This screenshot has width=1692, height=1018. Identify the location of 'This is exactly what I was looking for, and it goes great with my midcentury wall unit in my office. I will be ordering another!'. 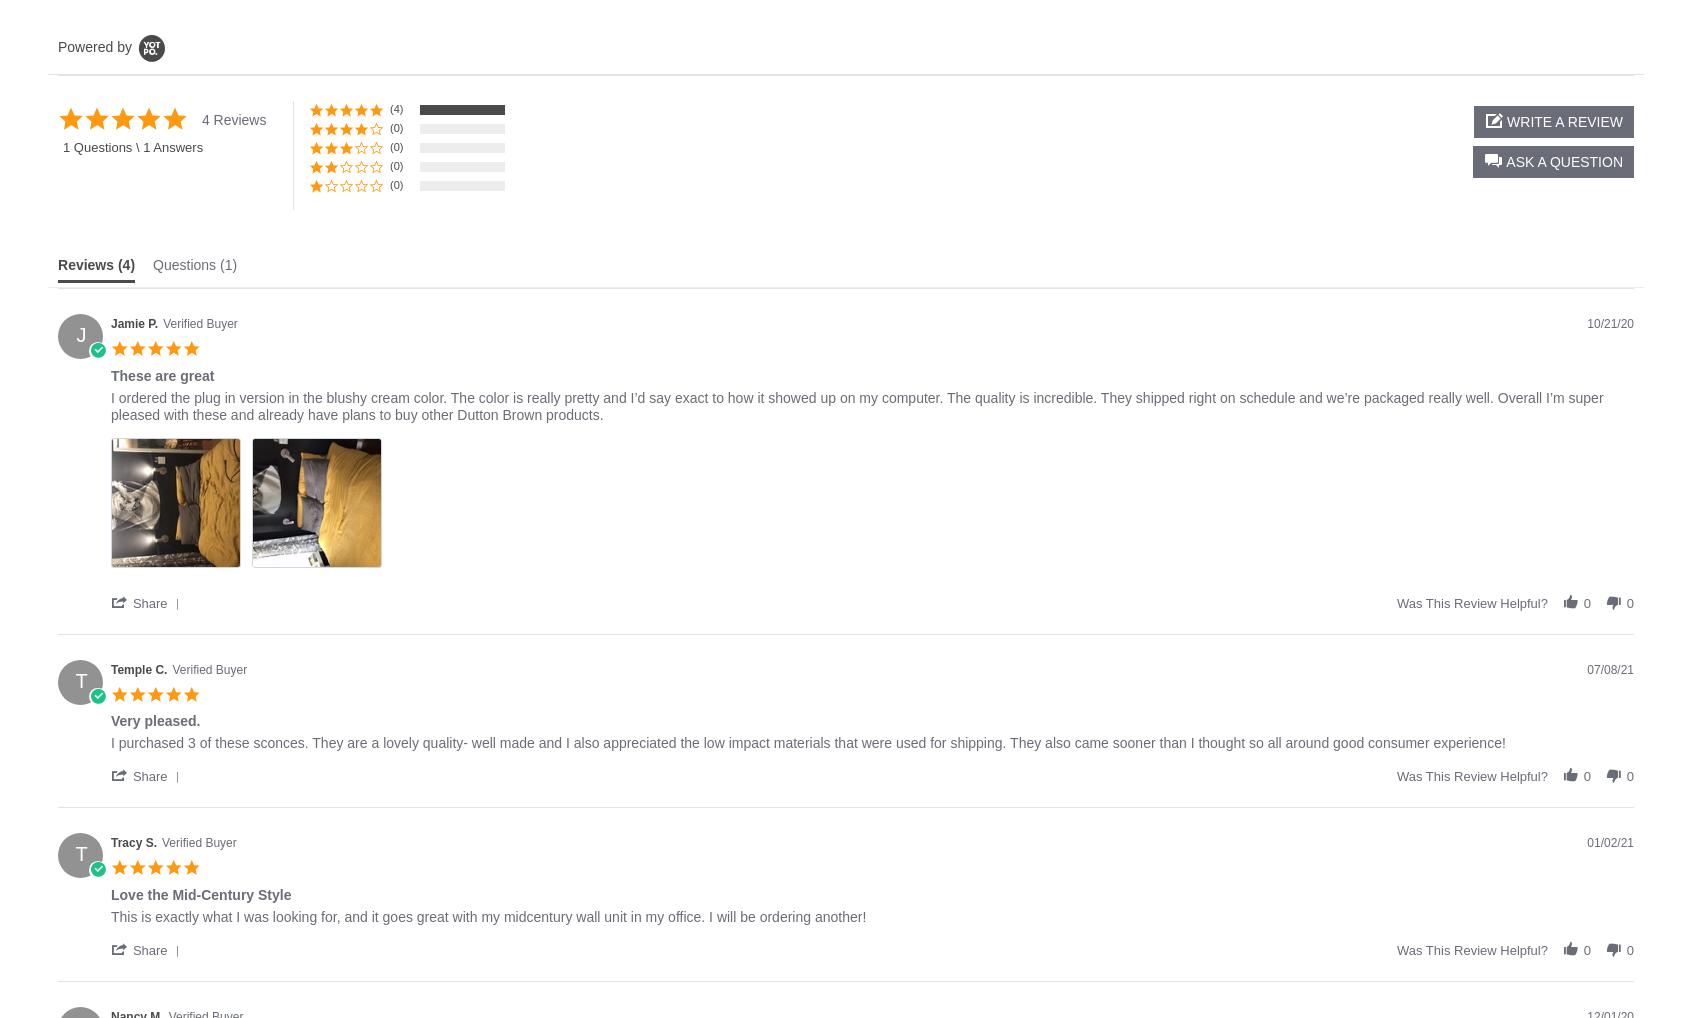
(487, 915).